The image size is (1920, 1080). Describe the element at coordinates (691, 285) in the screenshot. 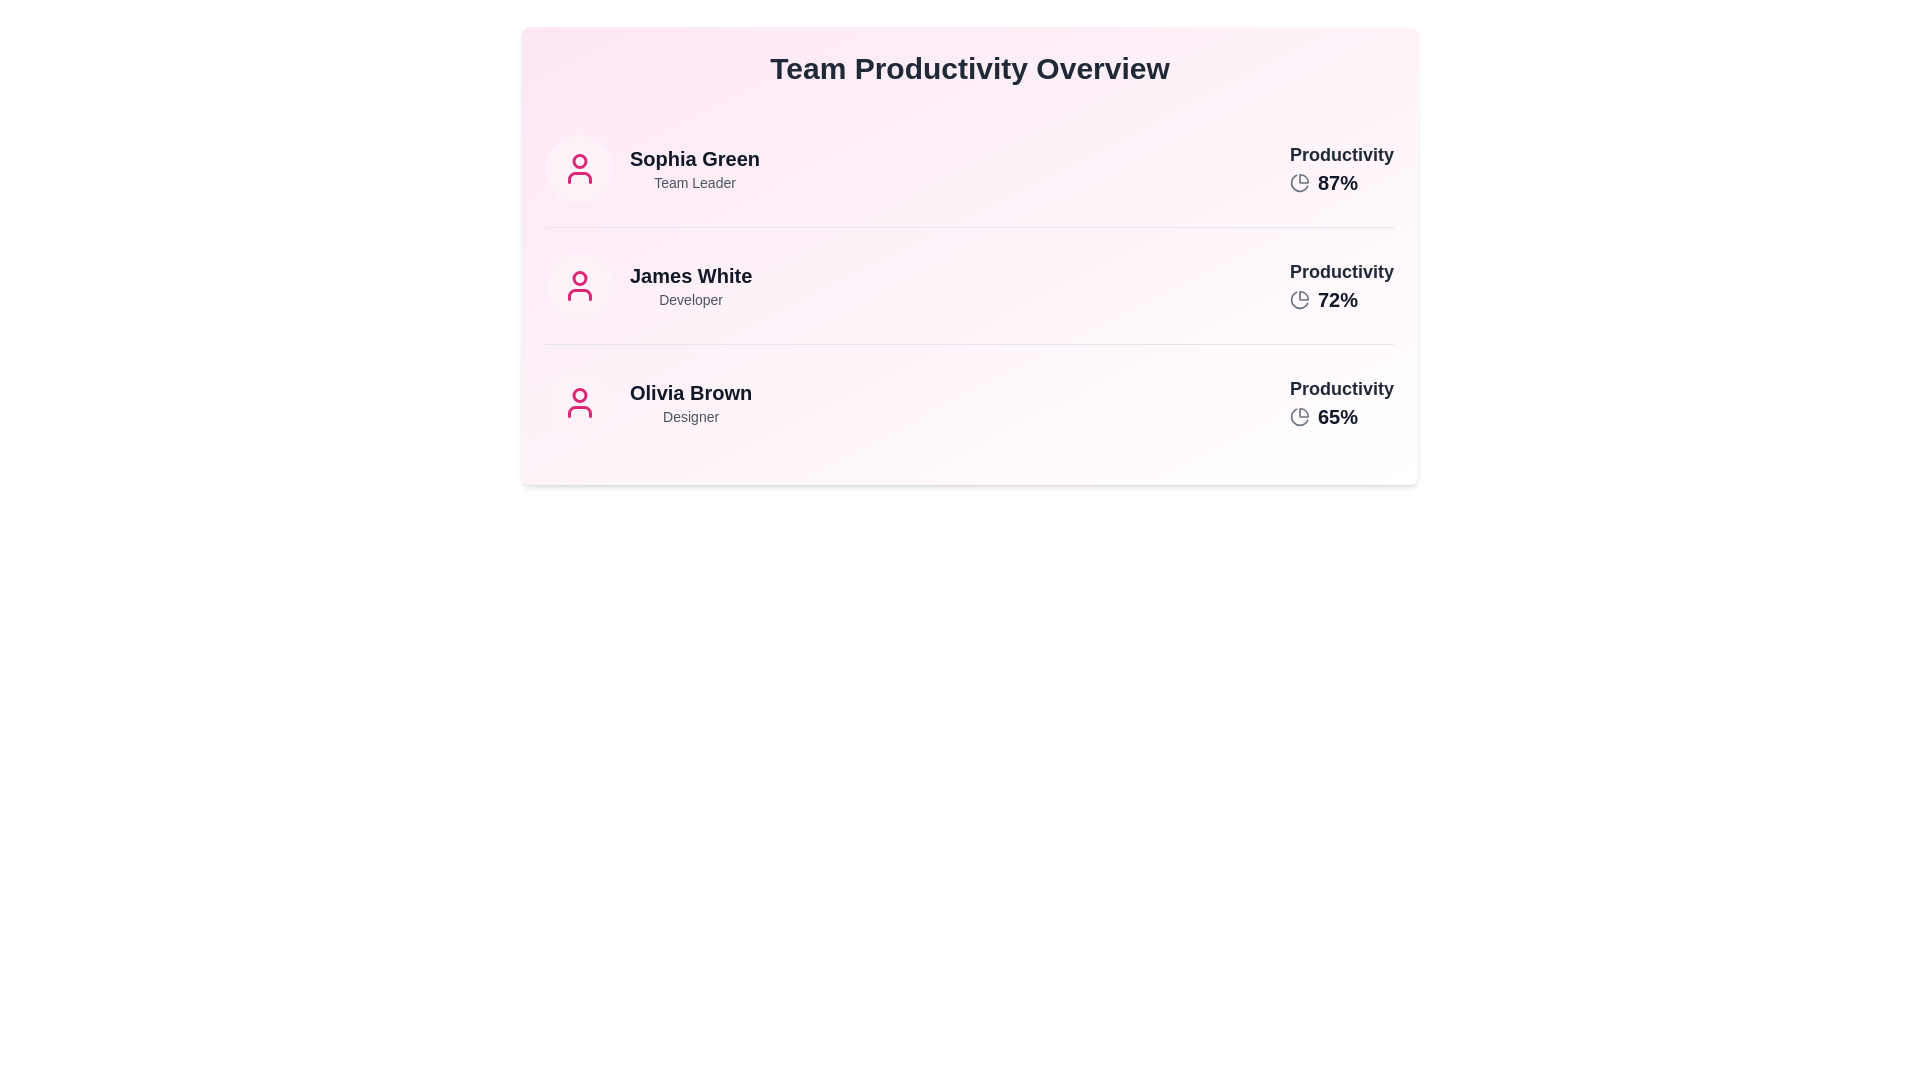

I see `the Text Display element that shows 'James White' and 'Developer', located in the second row of team members` at that location.